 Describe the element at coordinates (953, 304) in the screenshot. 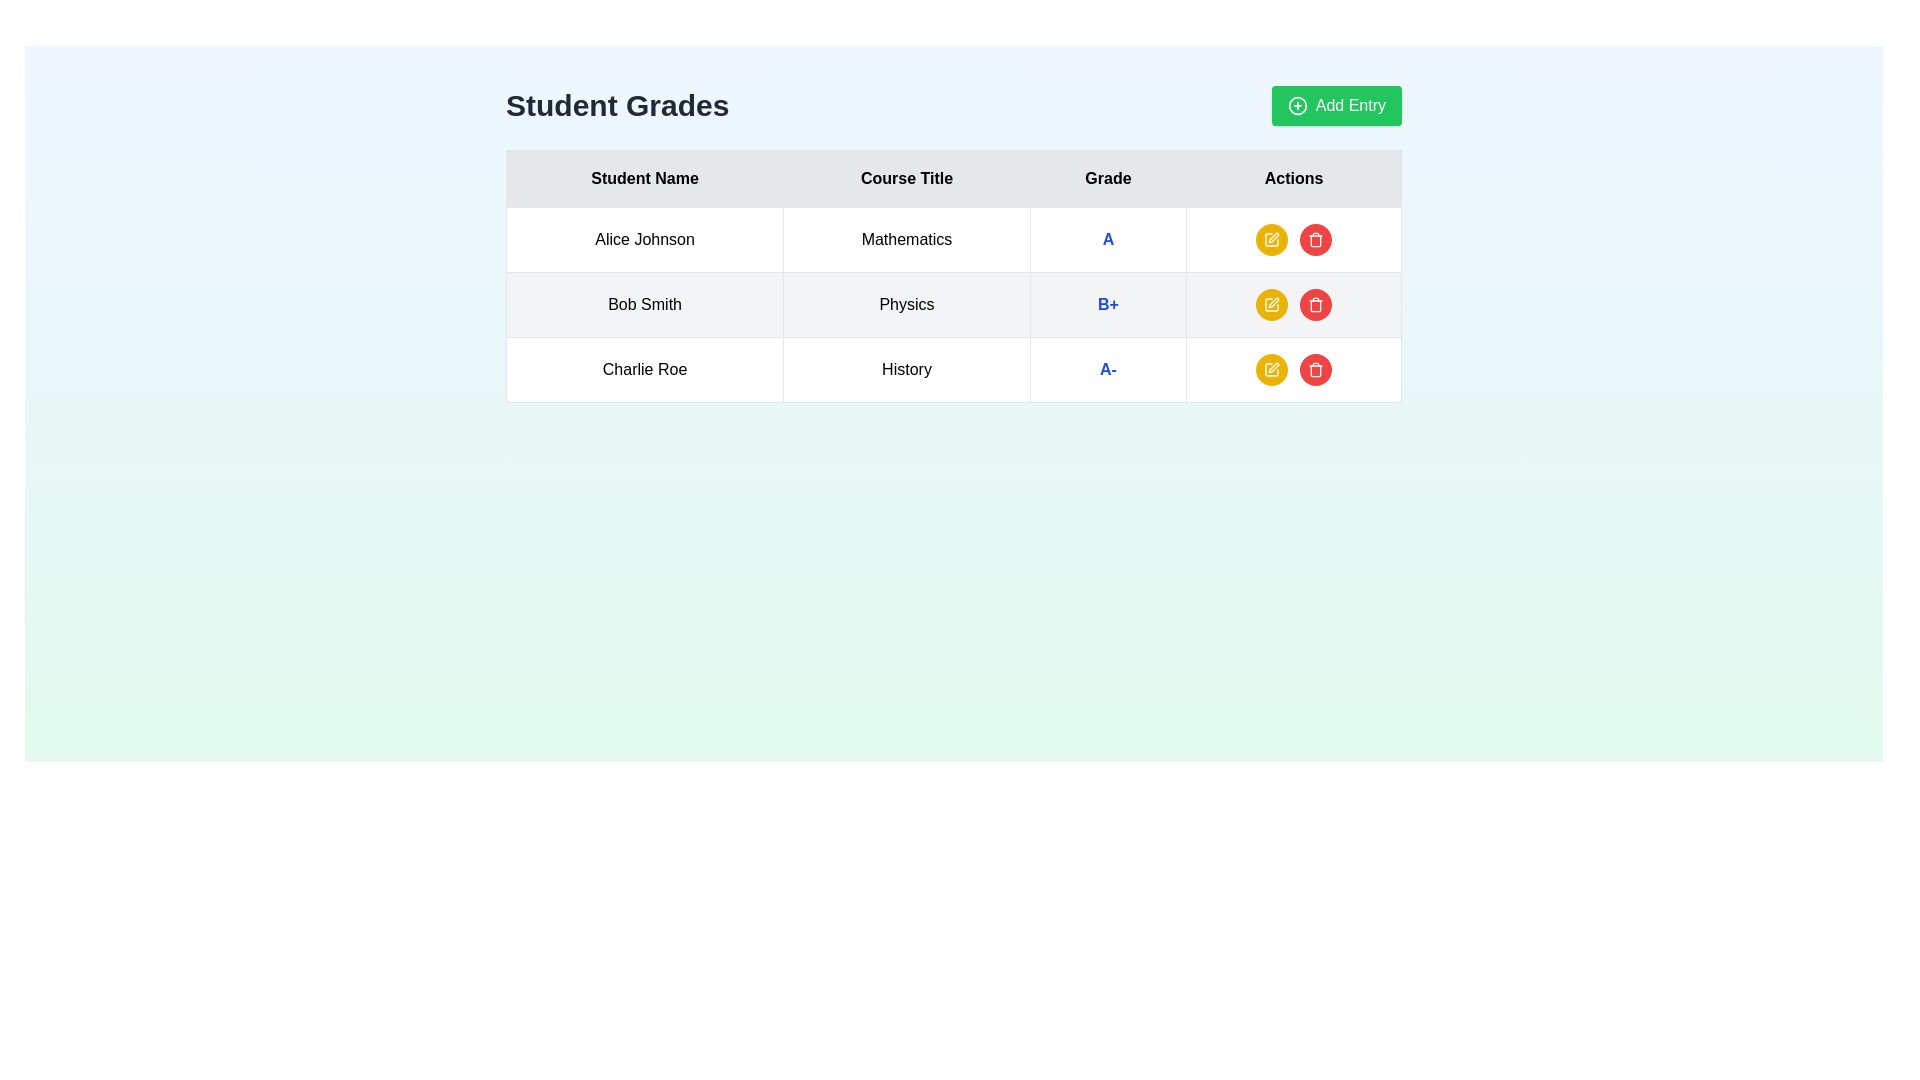

I see `the second row in the table that displays summarized information about a student's performance` at that location.